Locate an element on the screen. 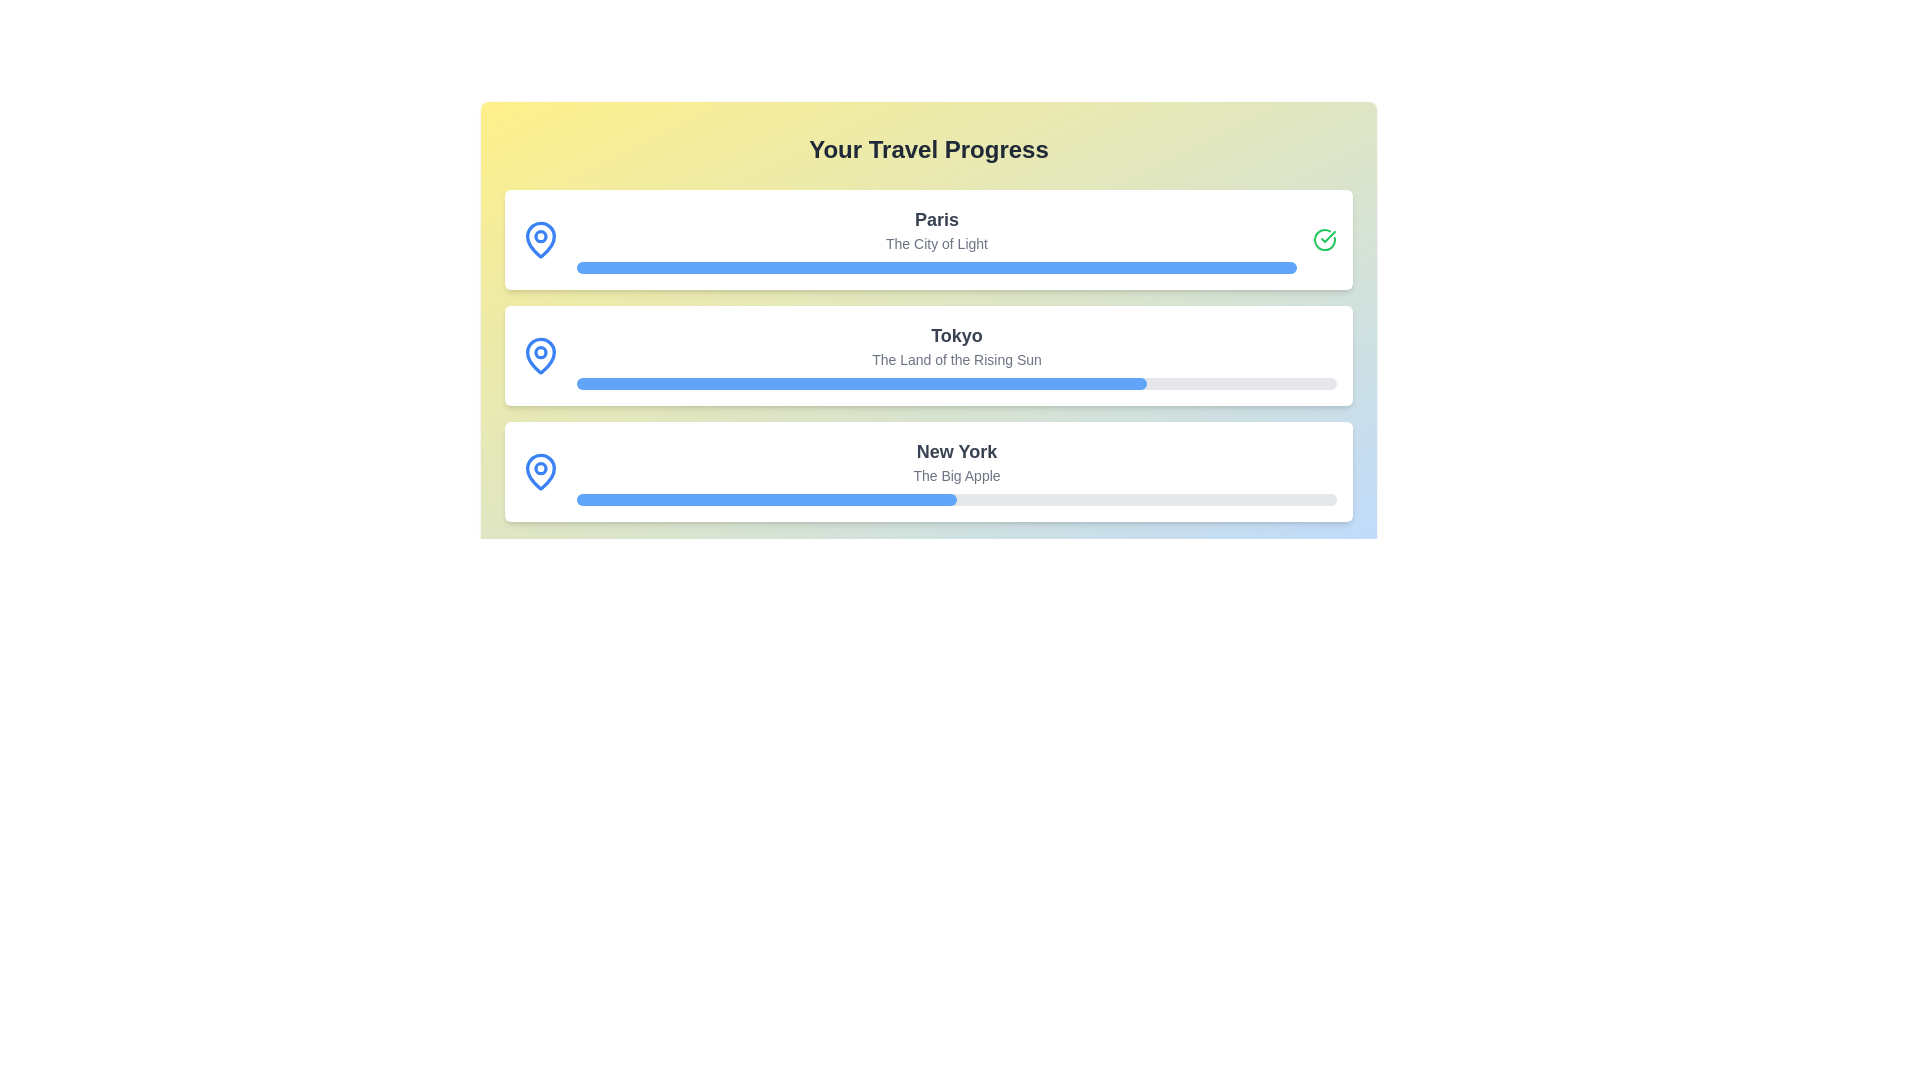 The height and width of the screenshot is (1080, 1920). the progress visually on the progress bar located at the bottom of the 'Paris' section, beneath the subheading 'The City of Light' is located at coordinates (935, 266).